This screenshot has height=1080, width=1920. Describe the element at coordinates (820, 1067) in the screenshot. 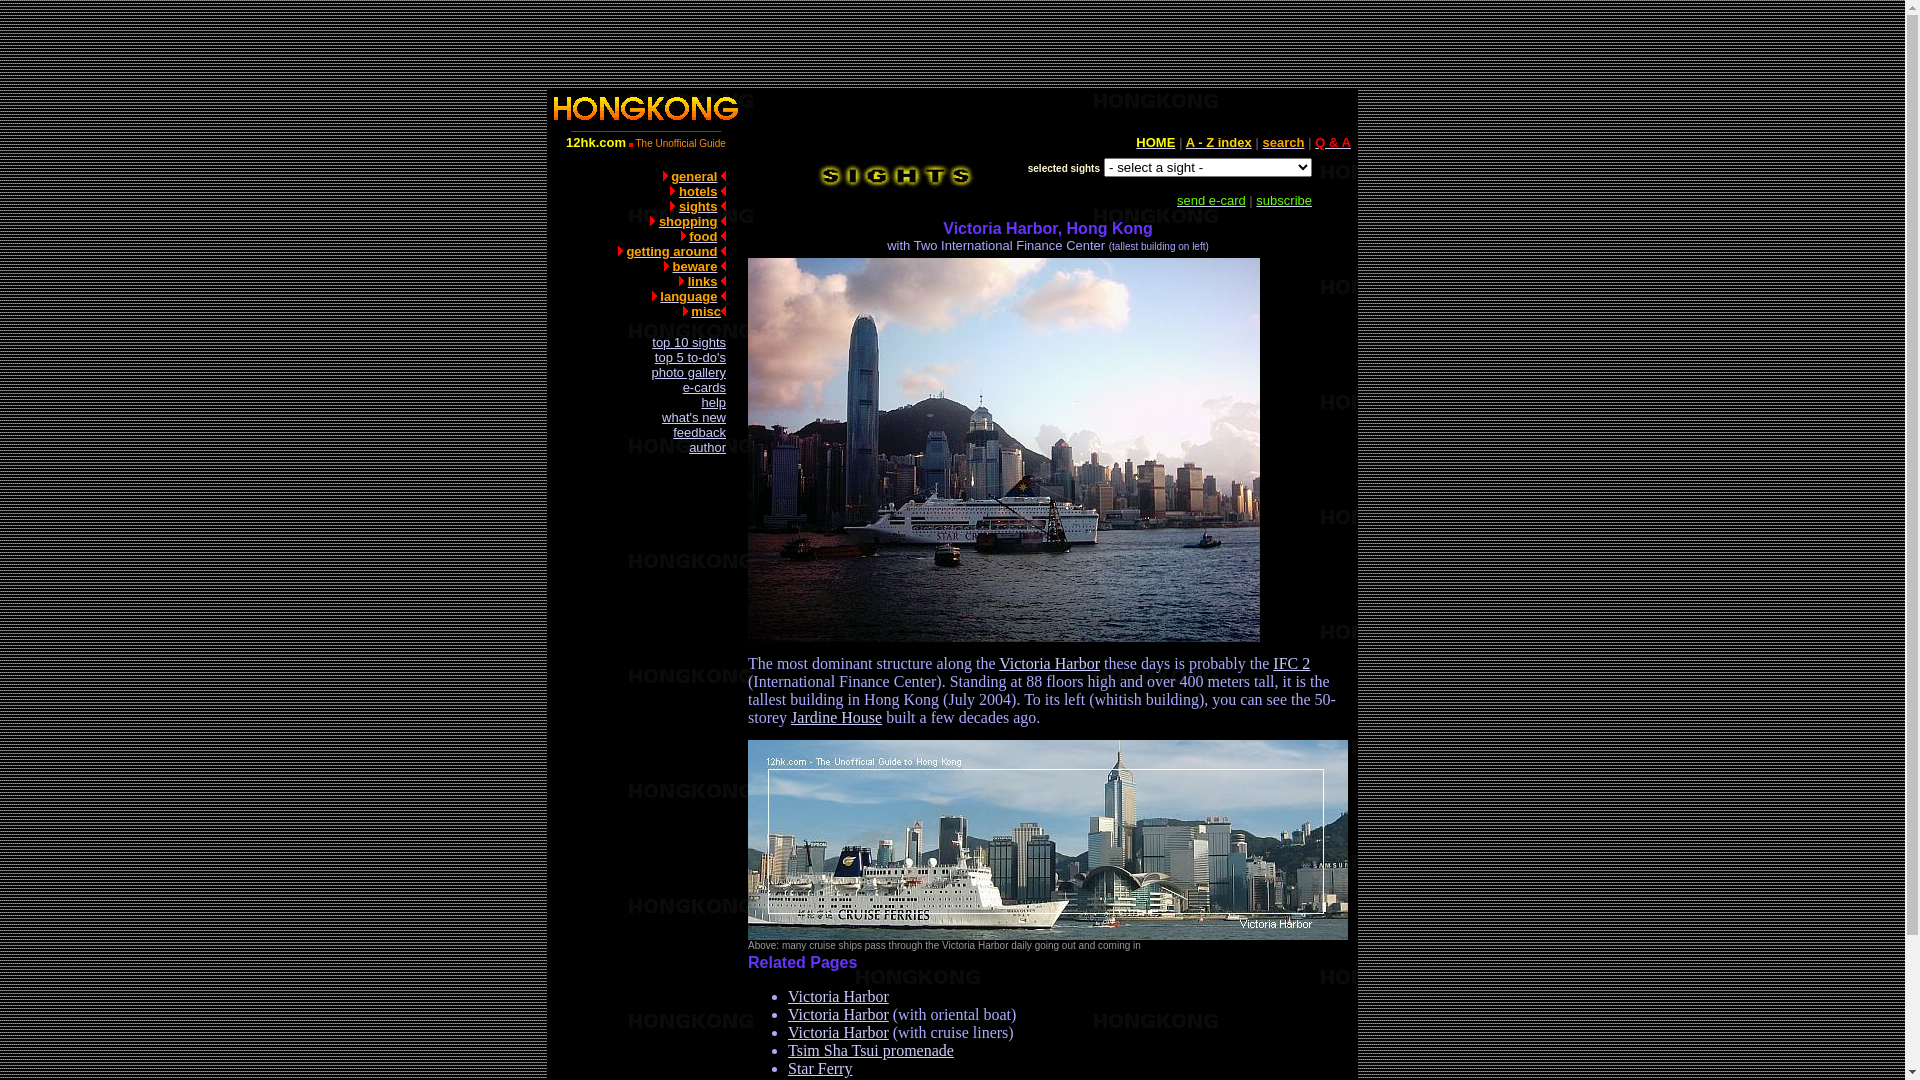

I see `'Star Ferry'` at that location.